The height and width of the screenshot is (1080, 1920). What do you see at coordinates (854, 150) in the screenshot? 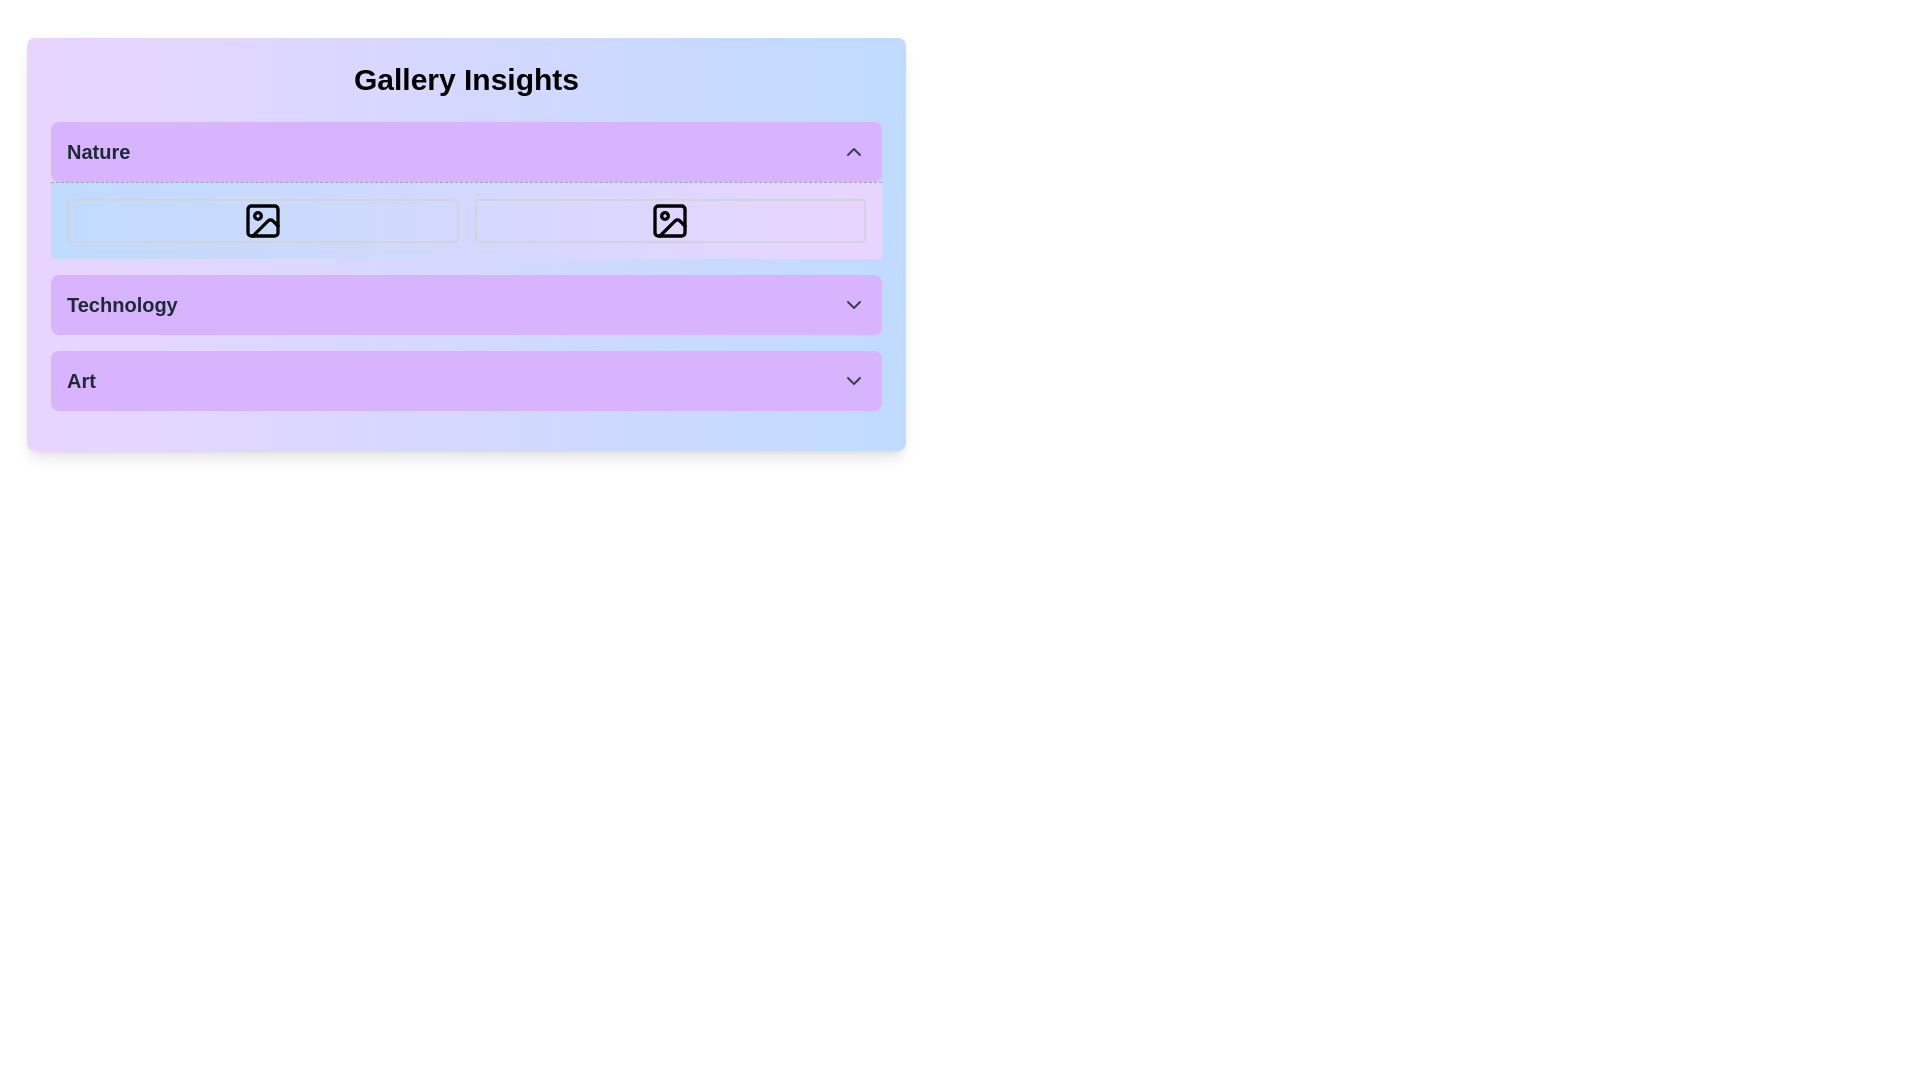
I see `the upward-pointing chevron icon located in the header section labeled 'Nature' on the far right` at bounding box center [854, 150].